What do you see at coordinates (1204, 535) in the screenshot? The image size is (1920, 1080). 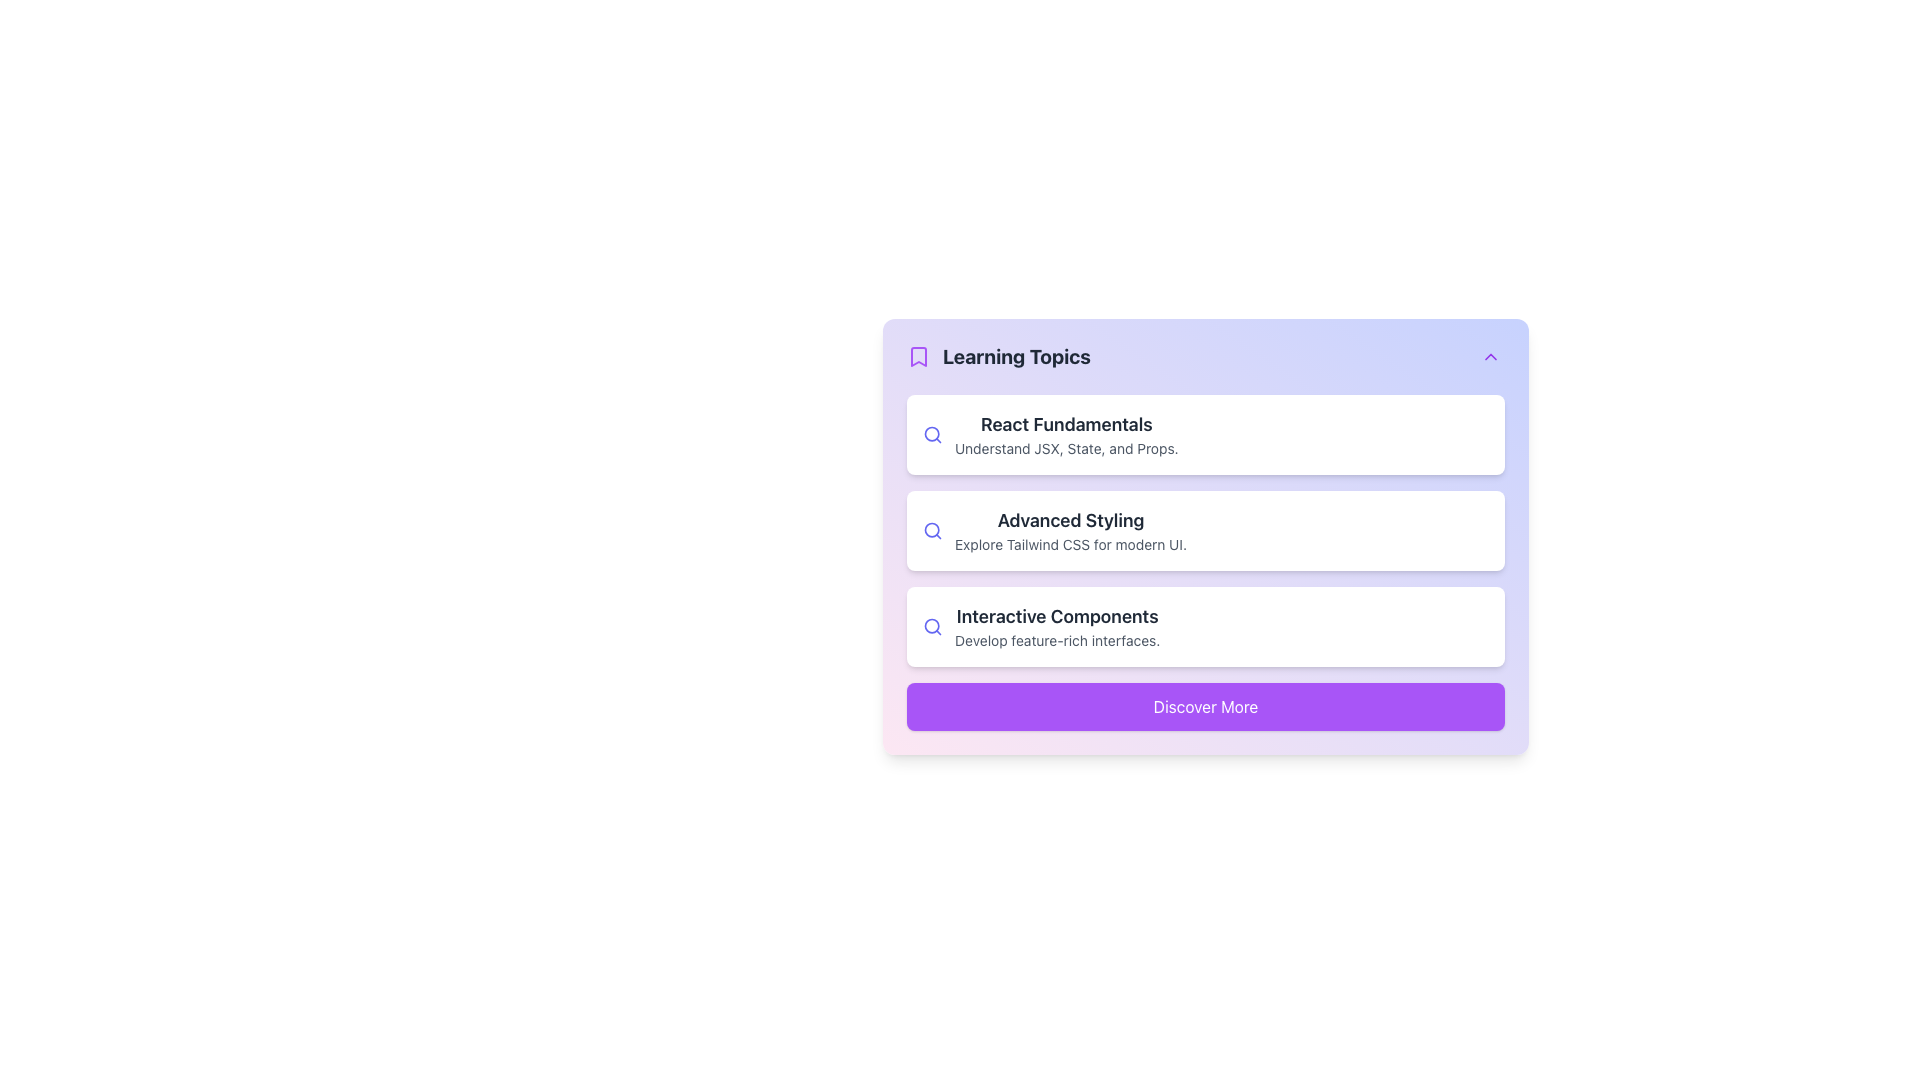 I see `the second item in the list of learning topics` at bounding box center [1204, 535].